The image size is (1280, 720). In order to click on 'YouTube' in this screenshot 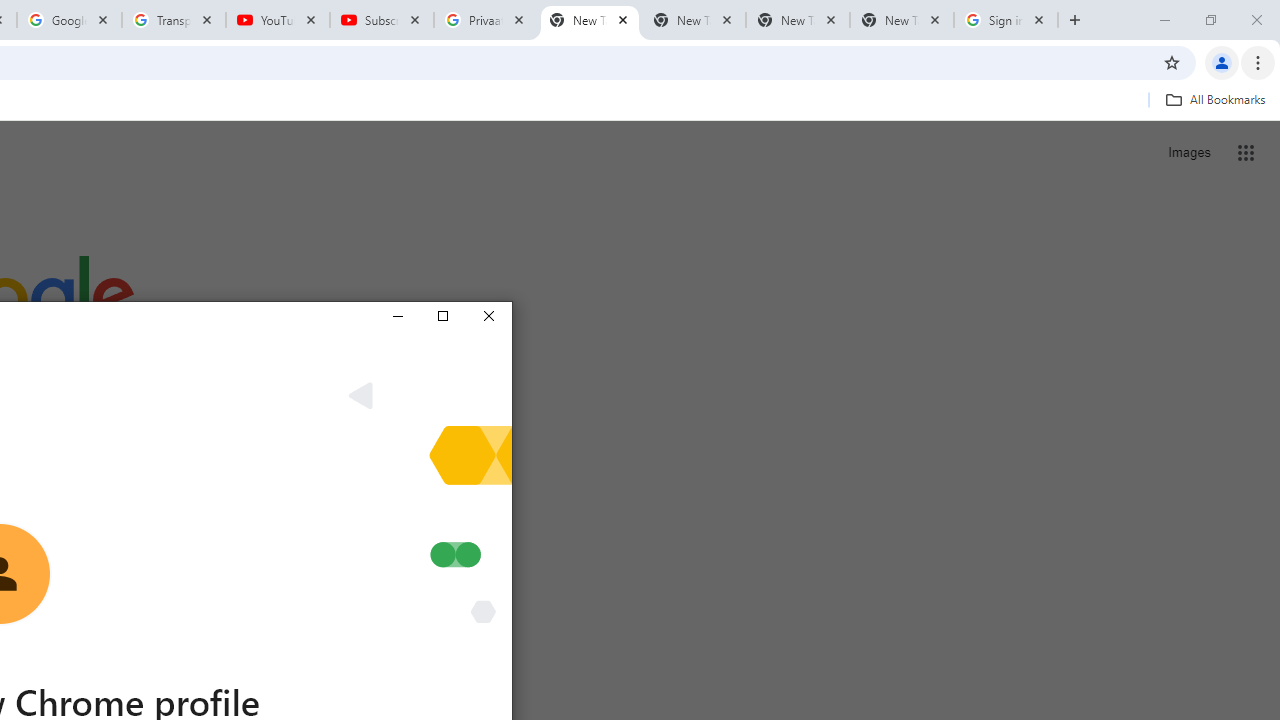, I will do `click(277, 20)`.